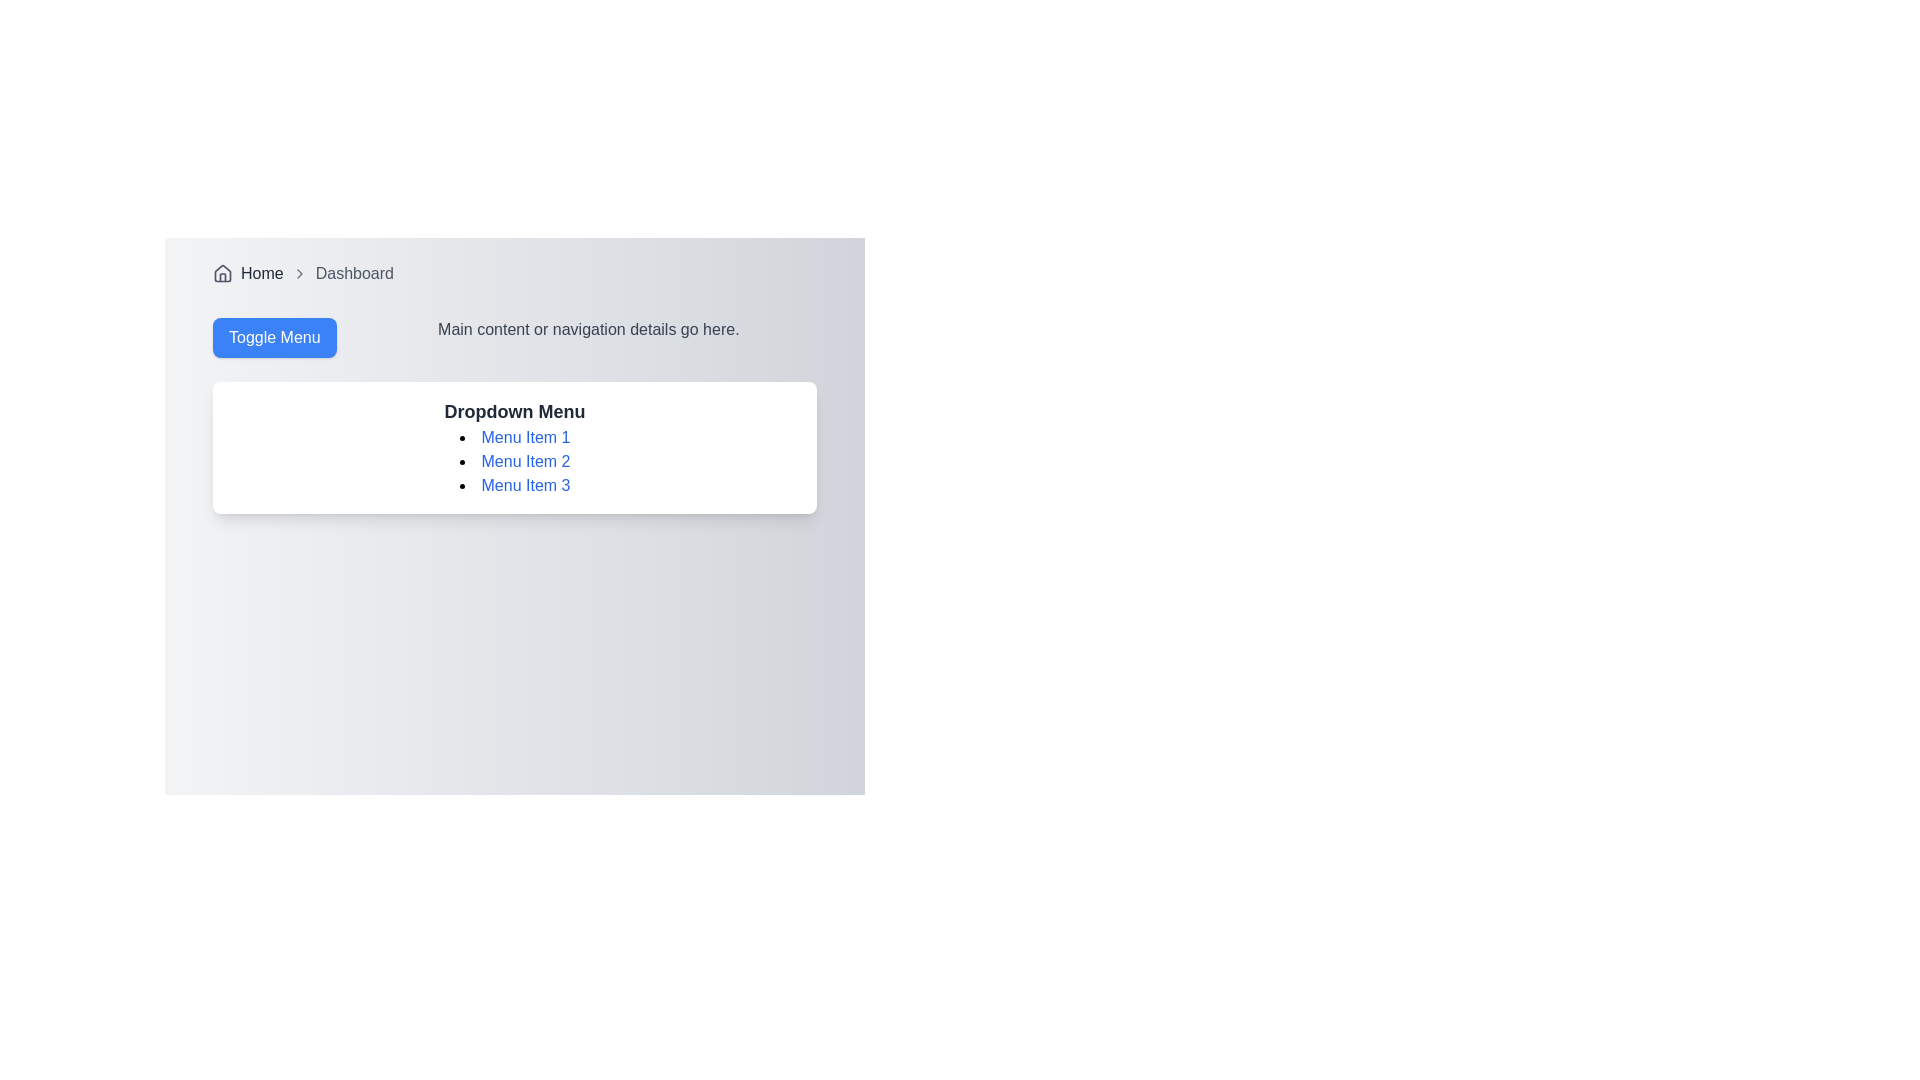 This screenshot has height=1080, width=1920. Describe the element at coordinates (273, 337) in the screenshot. I see `the first button on the left side of the navigation bar` at that location.